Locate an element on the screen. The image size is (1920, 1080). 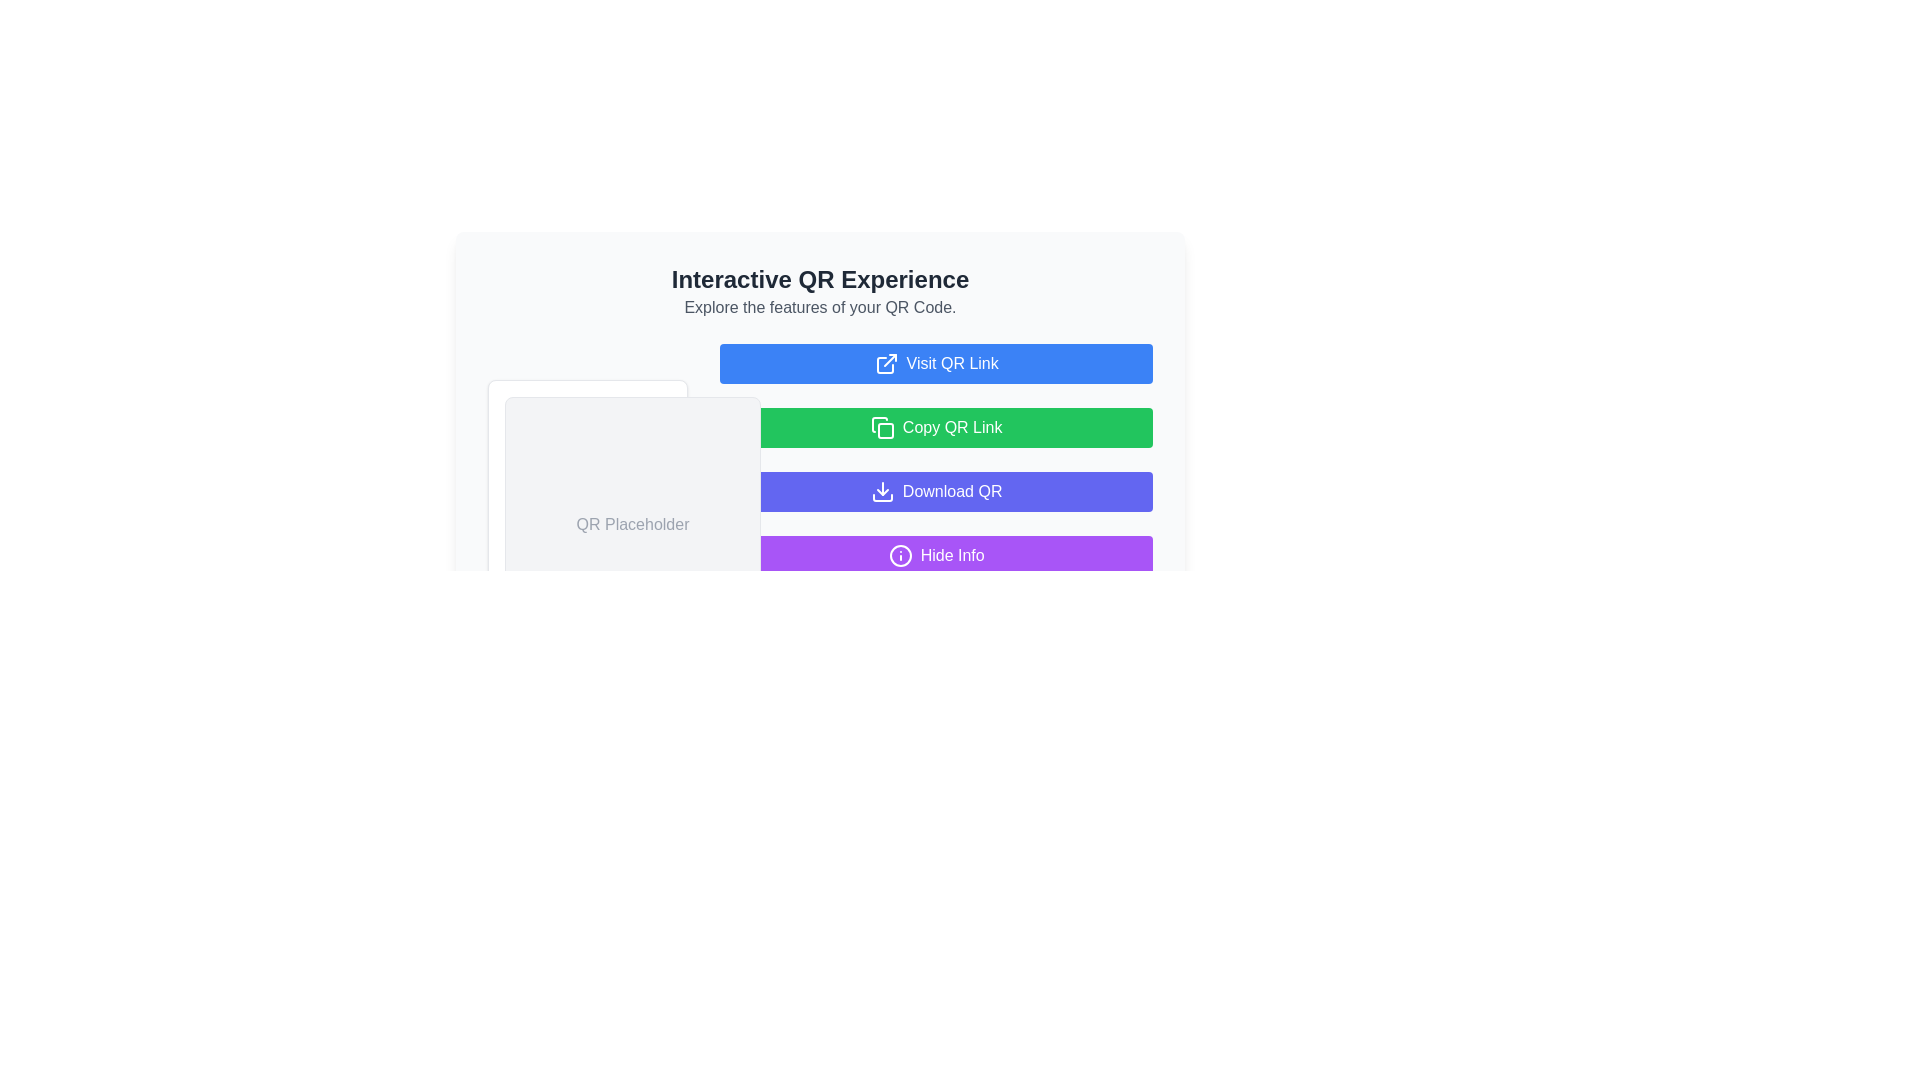
the square visual placeholder with a light gray background and rounded corners that contains the text 'QR Placeholder' is located at coordinates (632, 523).